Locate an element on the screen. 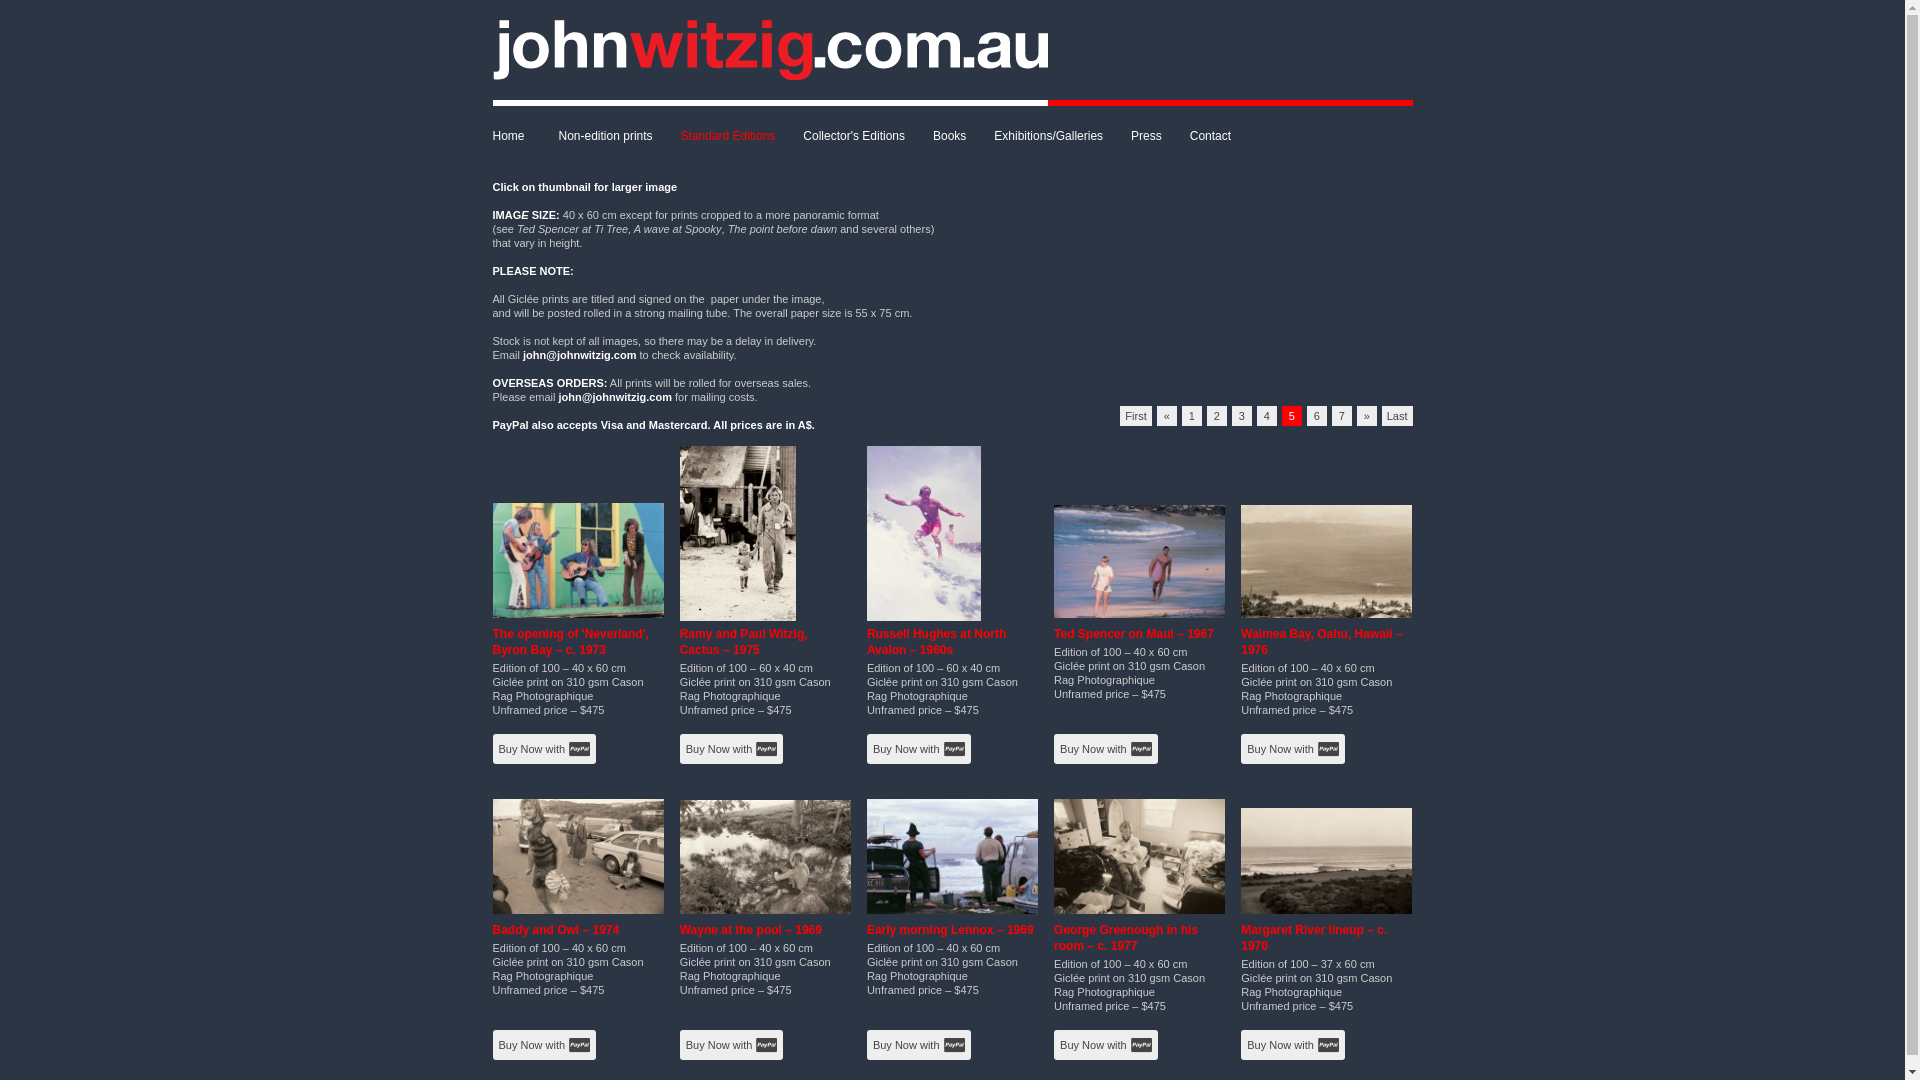 The image size is (1920, 1080). 'First' is located at coordinates (1135, 415).